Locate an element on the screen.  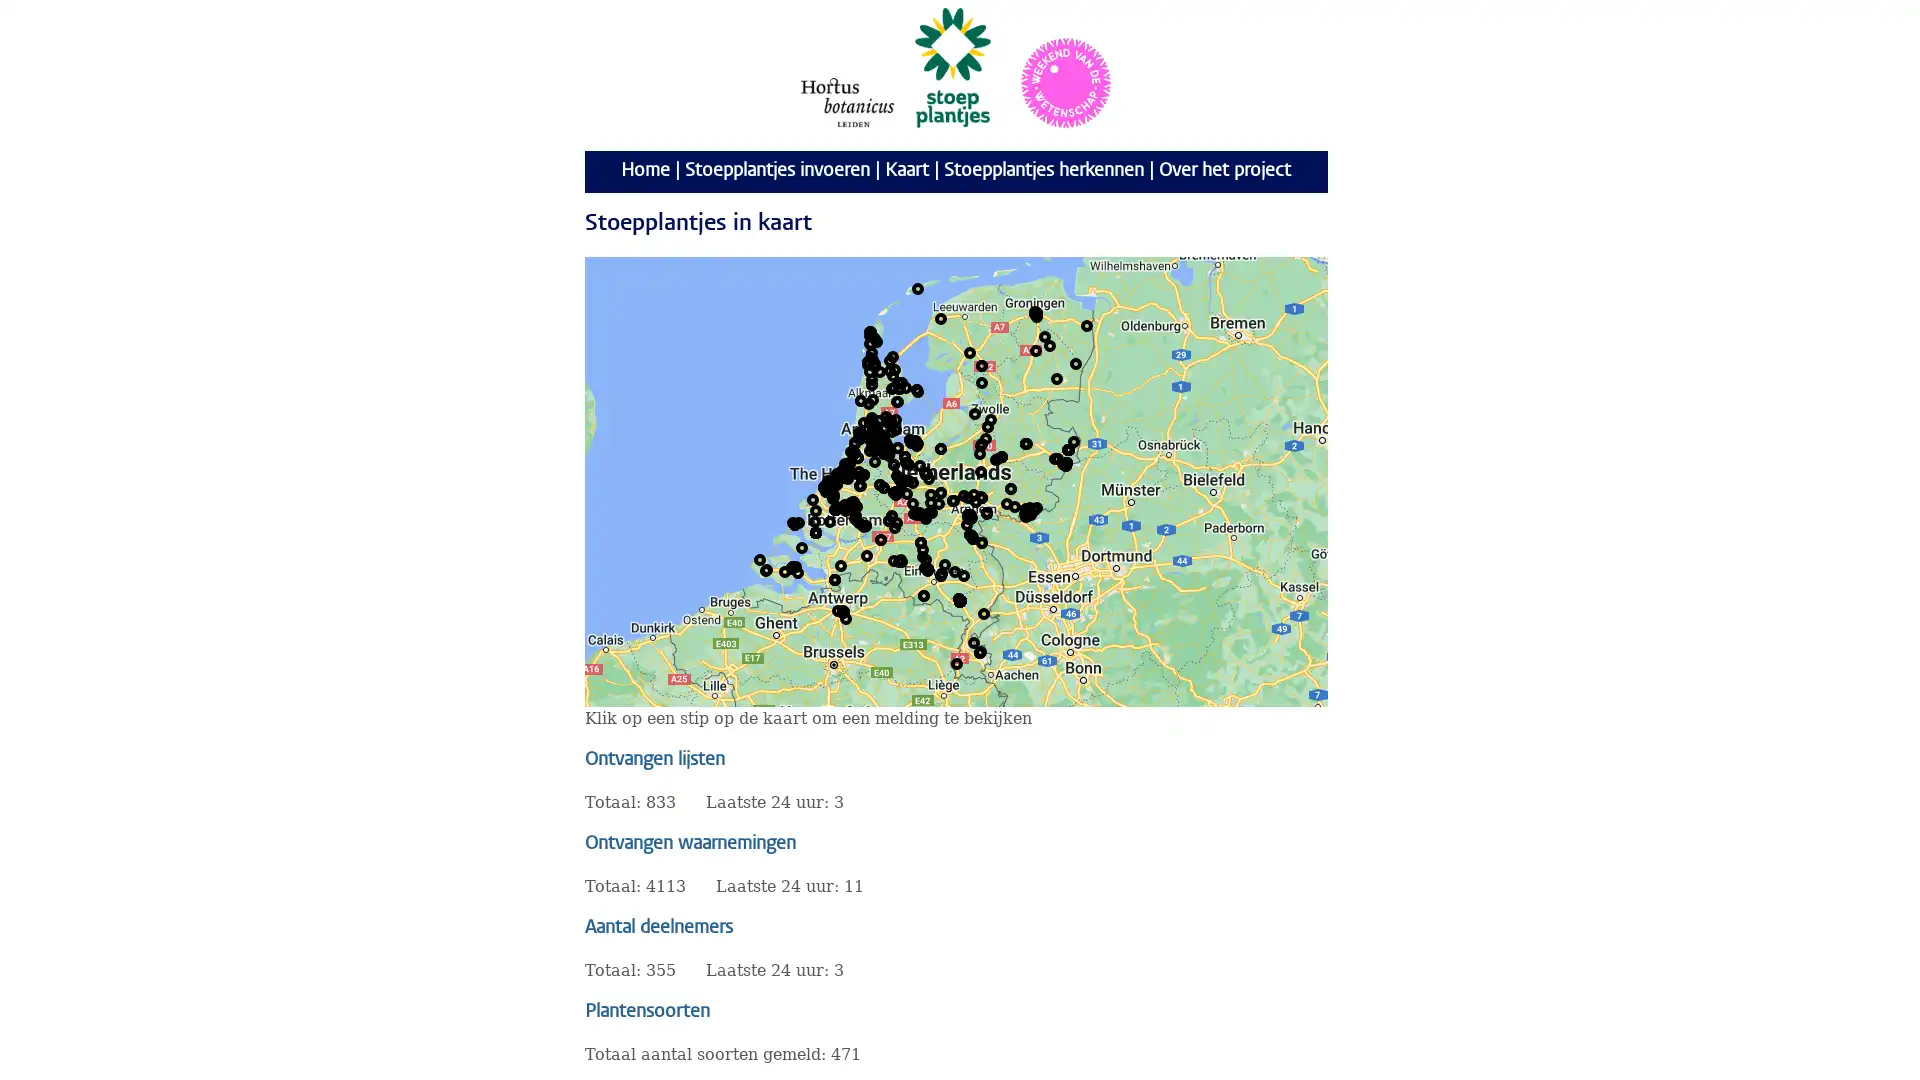
Telling van op 12 februari 2022 is located at coordinates (869, 450).